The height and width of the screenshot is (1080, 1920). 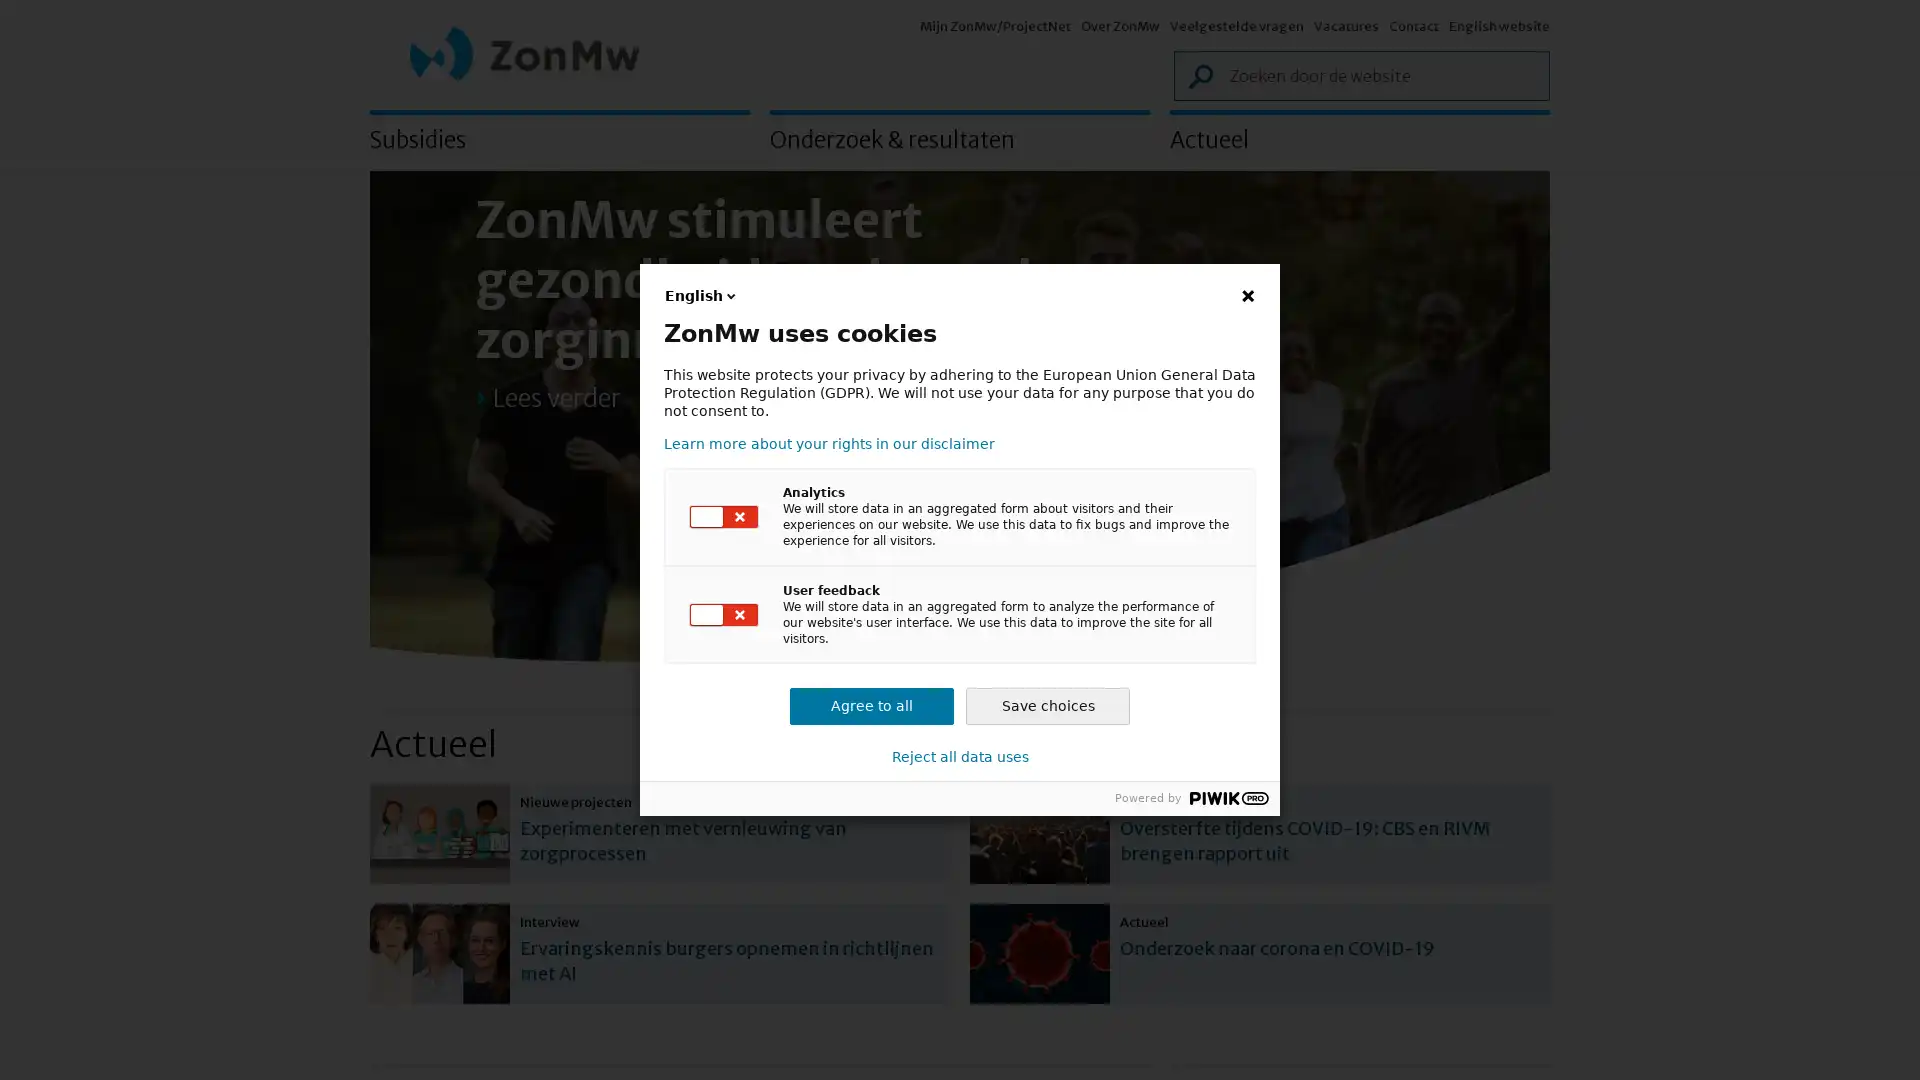 What do you see at coordinates (1196, 75) in the screenshot?
I see `Zoek` at bounding box center [1196, 75].